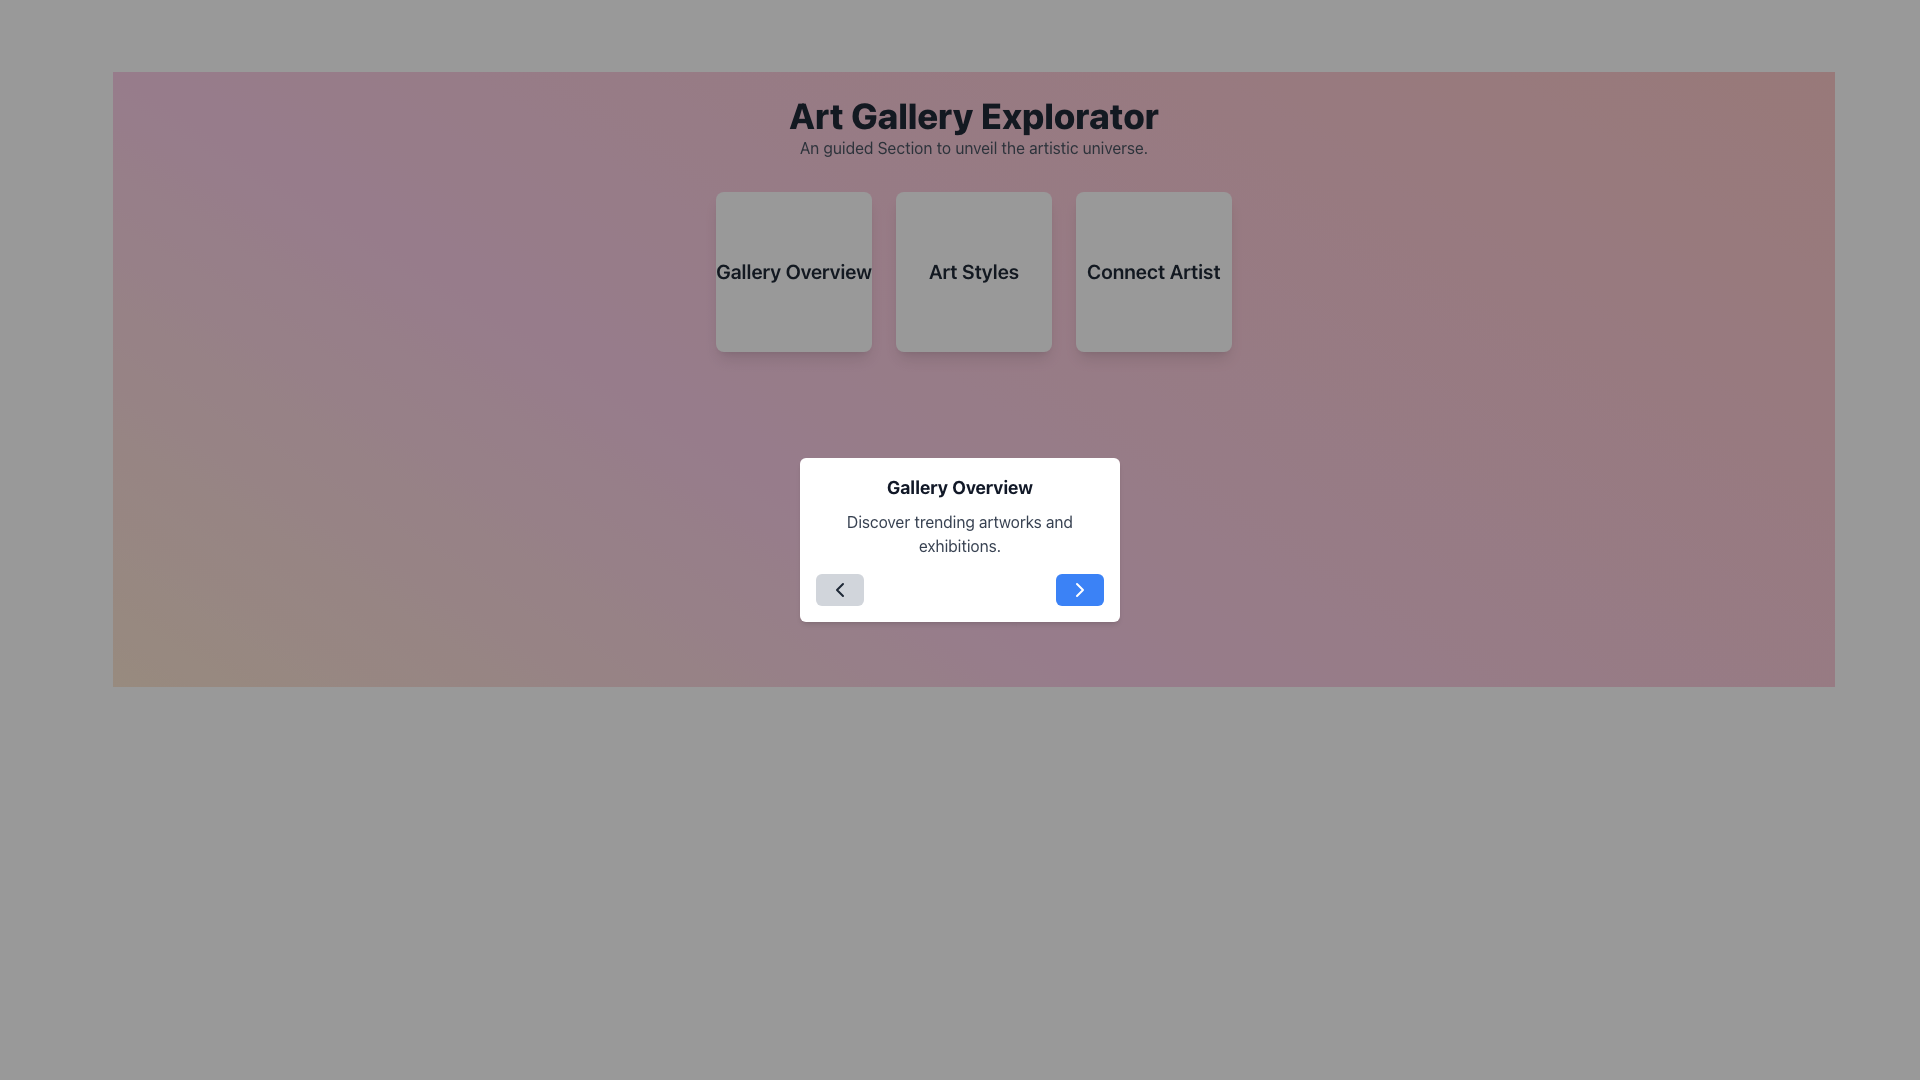 The width and height of the screenshot is (1920, 1080). I want to click on the backward navigation icon located at the left-bottom corner of the modal-like popup window, so click(840, 589).